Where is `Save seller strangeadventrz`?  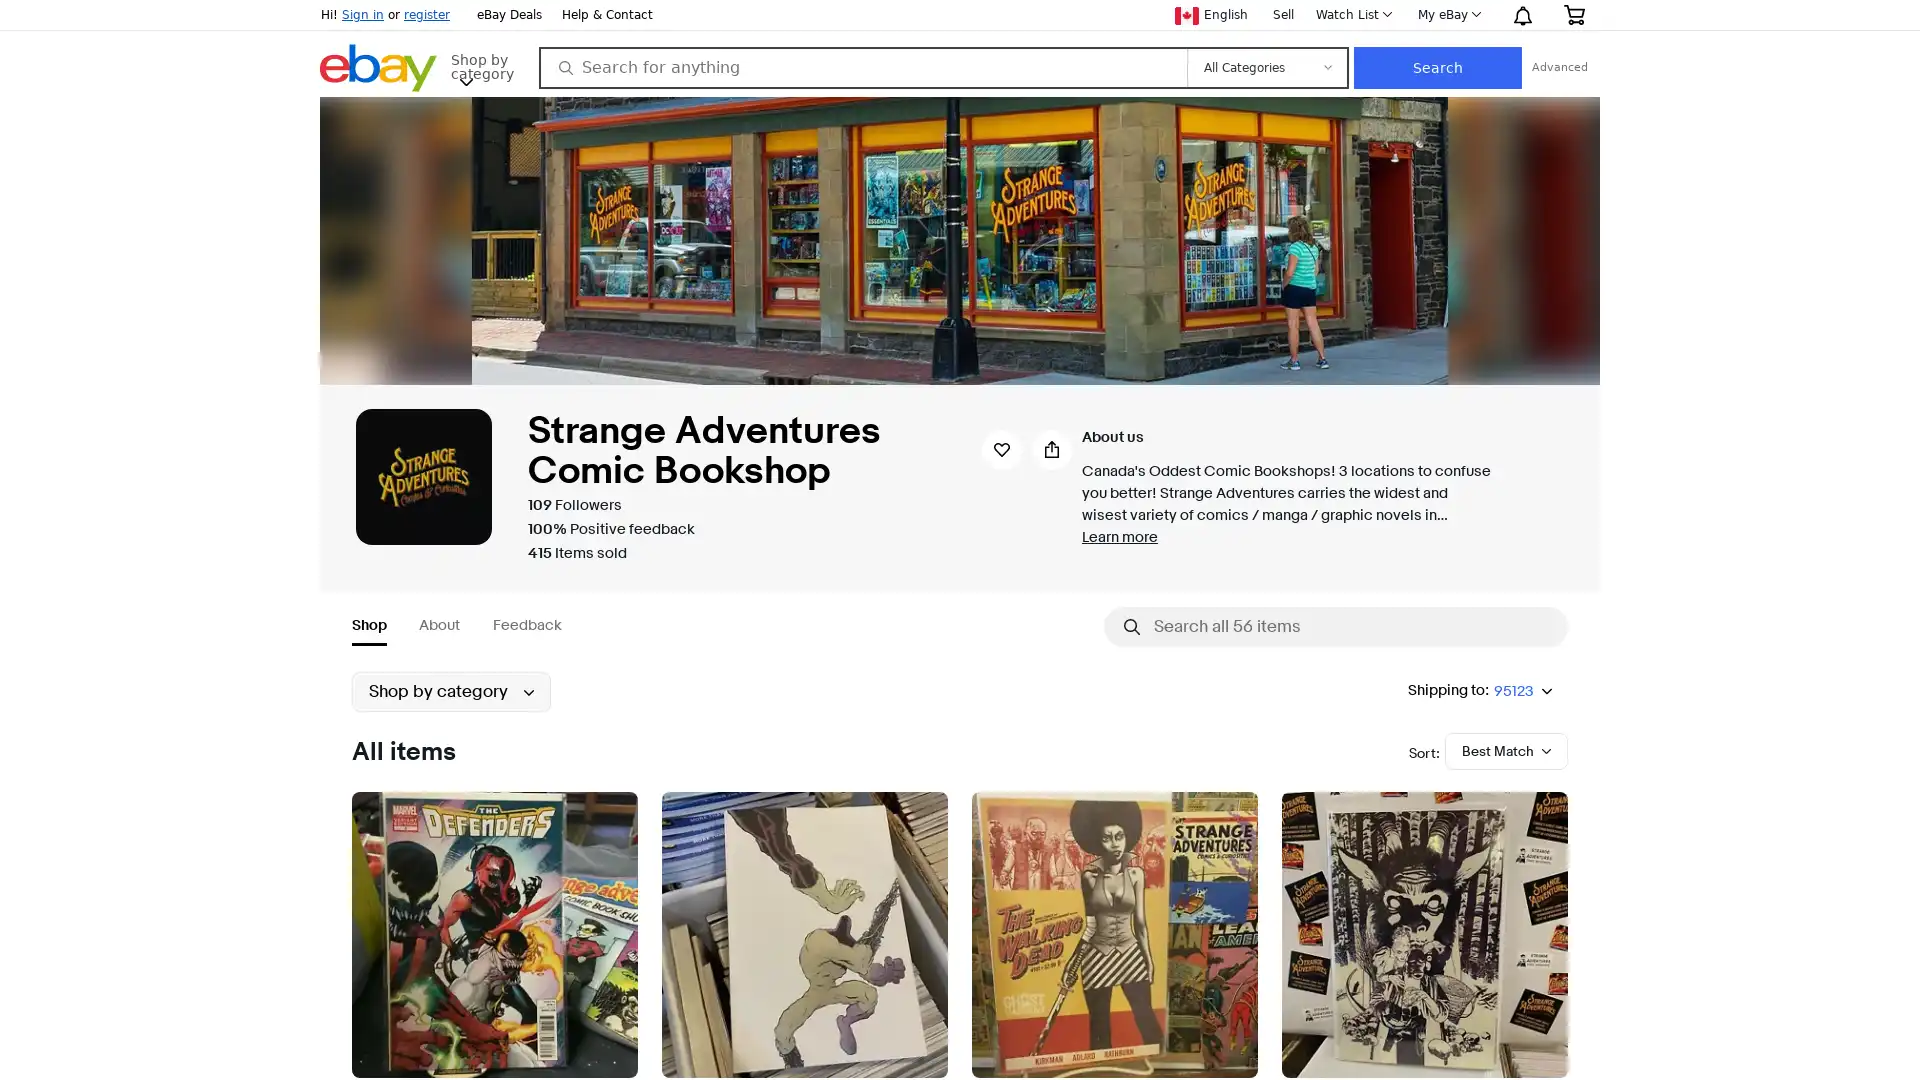
Save seller strangeadventrz is located at coordinates (1001, 450).